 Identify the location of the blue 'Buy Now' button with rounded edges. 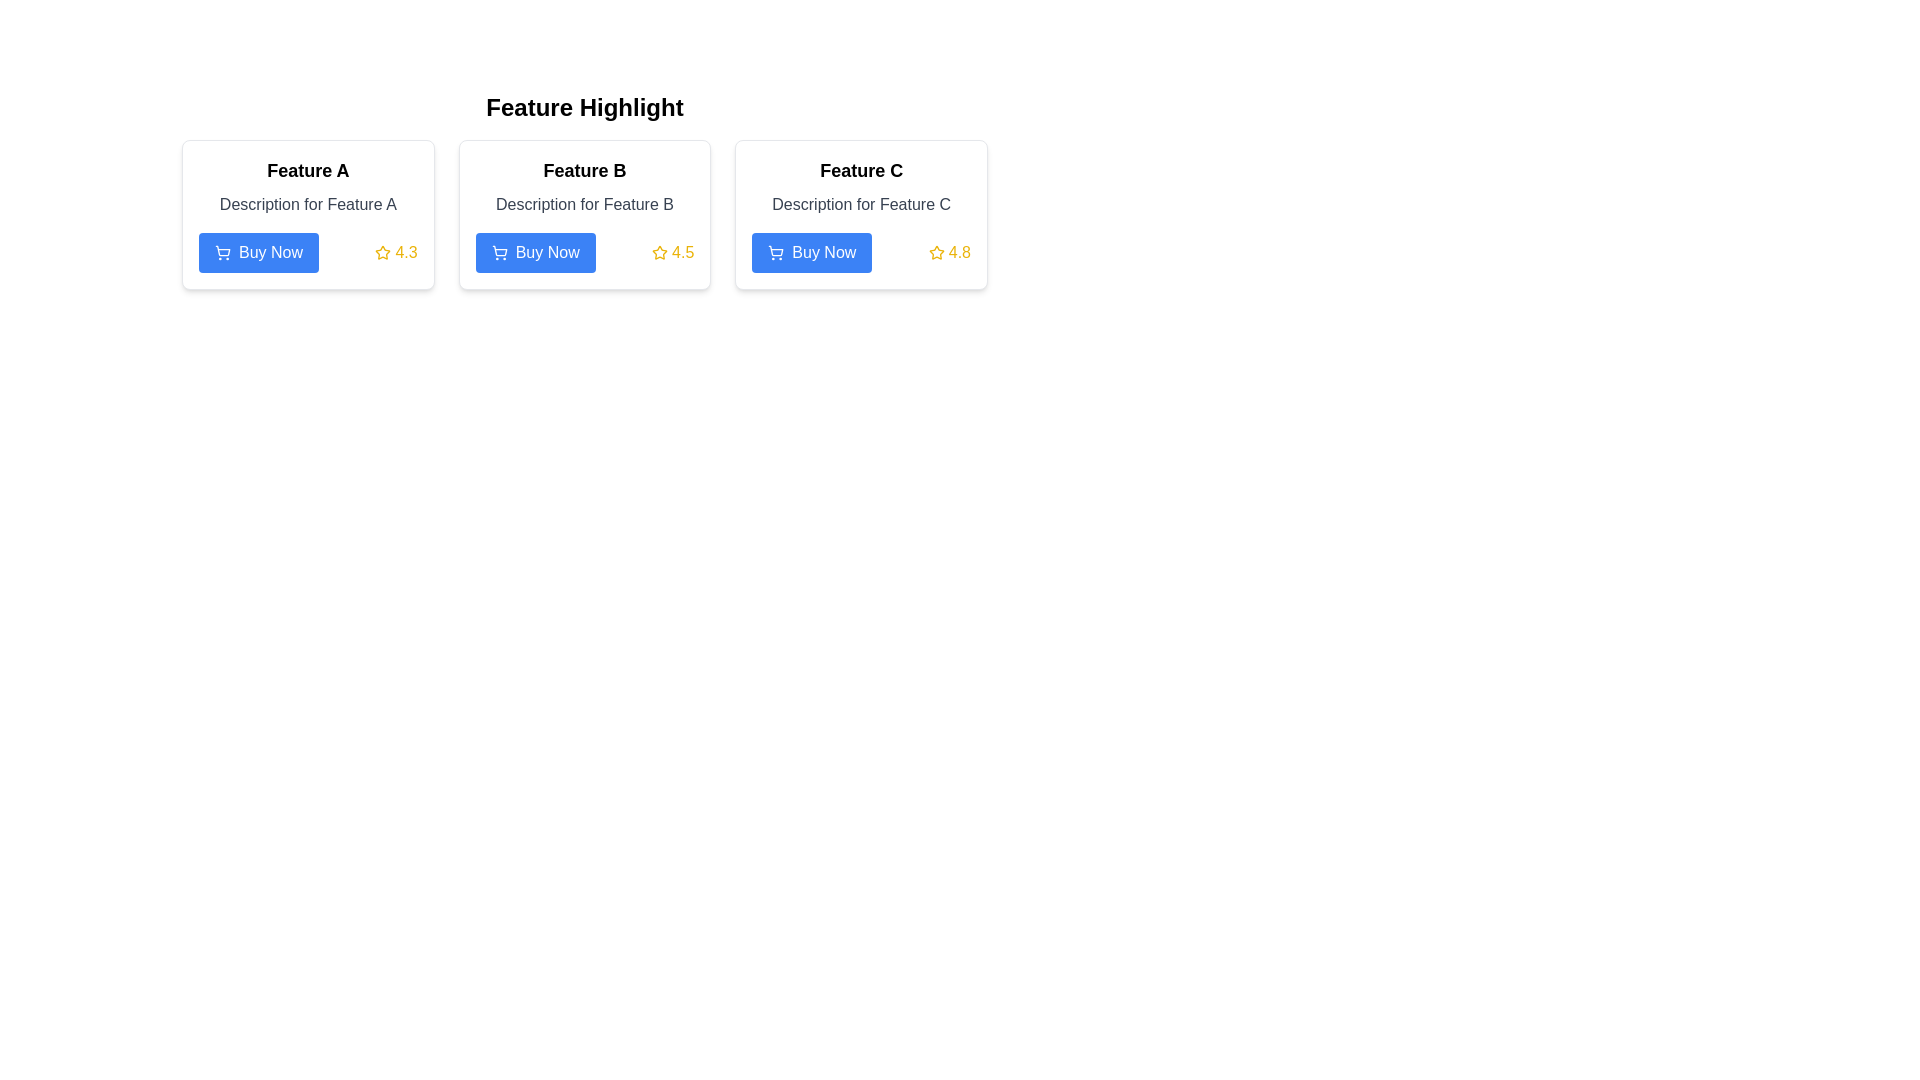
(812, 252).